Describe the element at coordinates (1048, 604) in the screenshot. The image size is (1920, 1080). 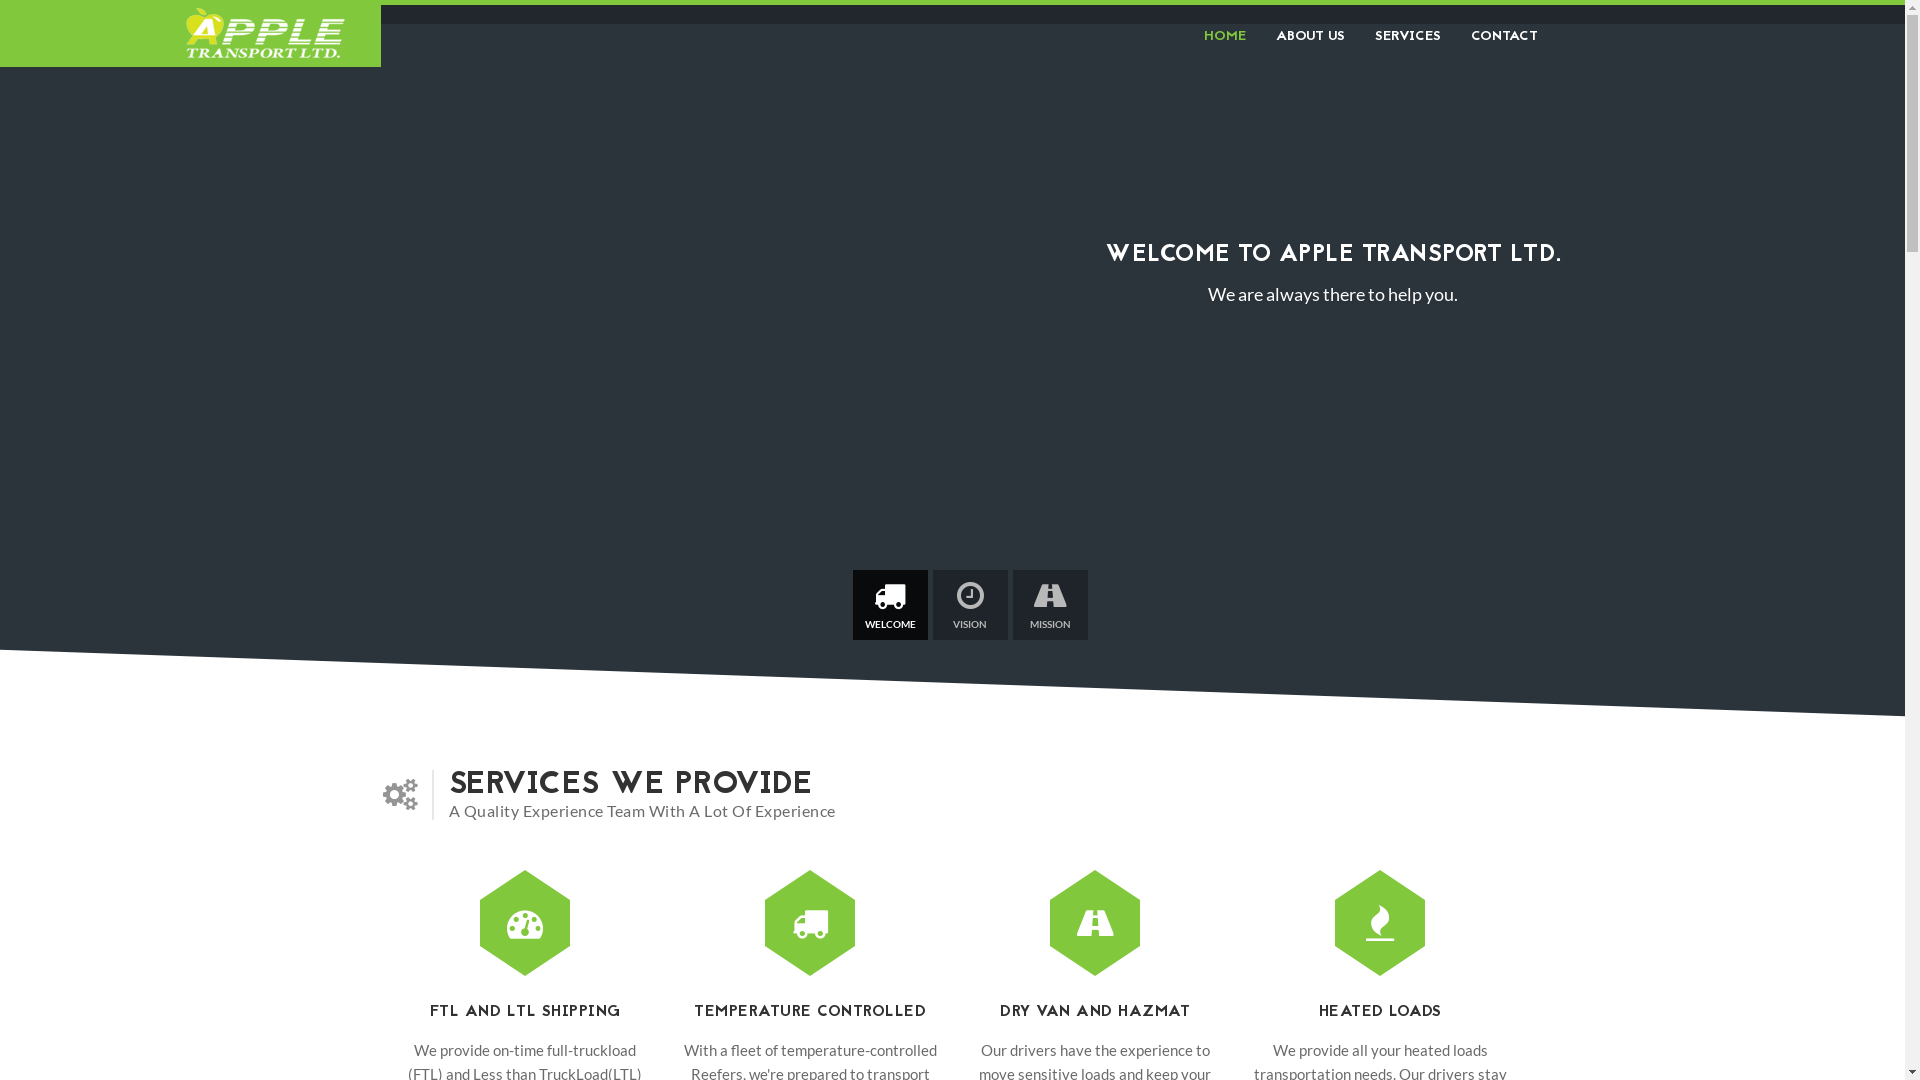
I see `'MISSION'` at that location.